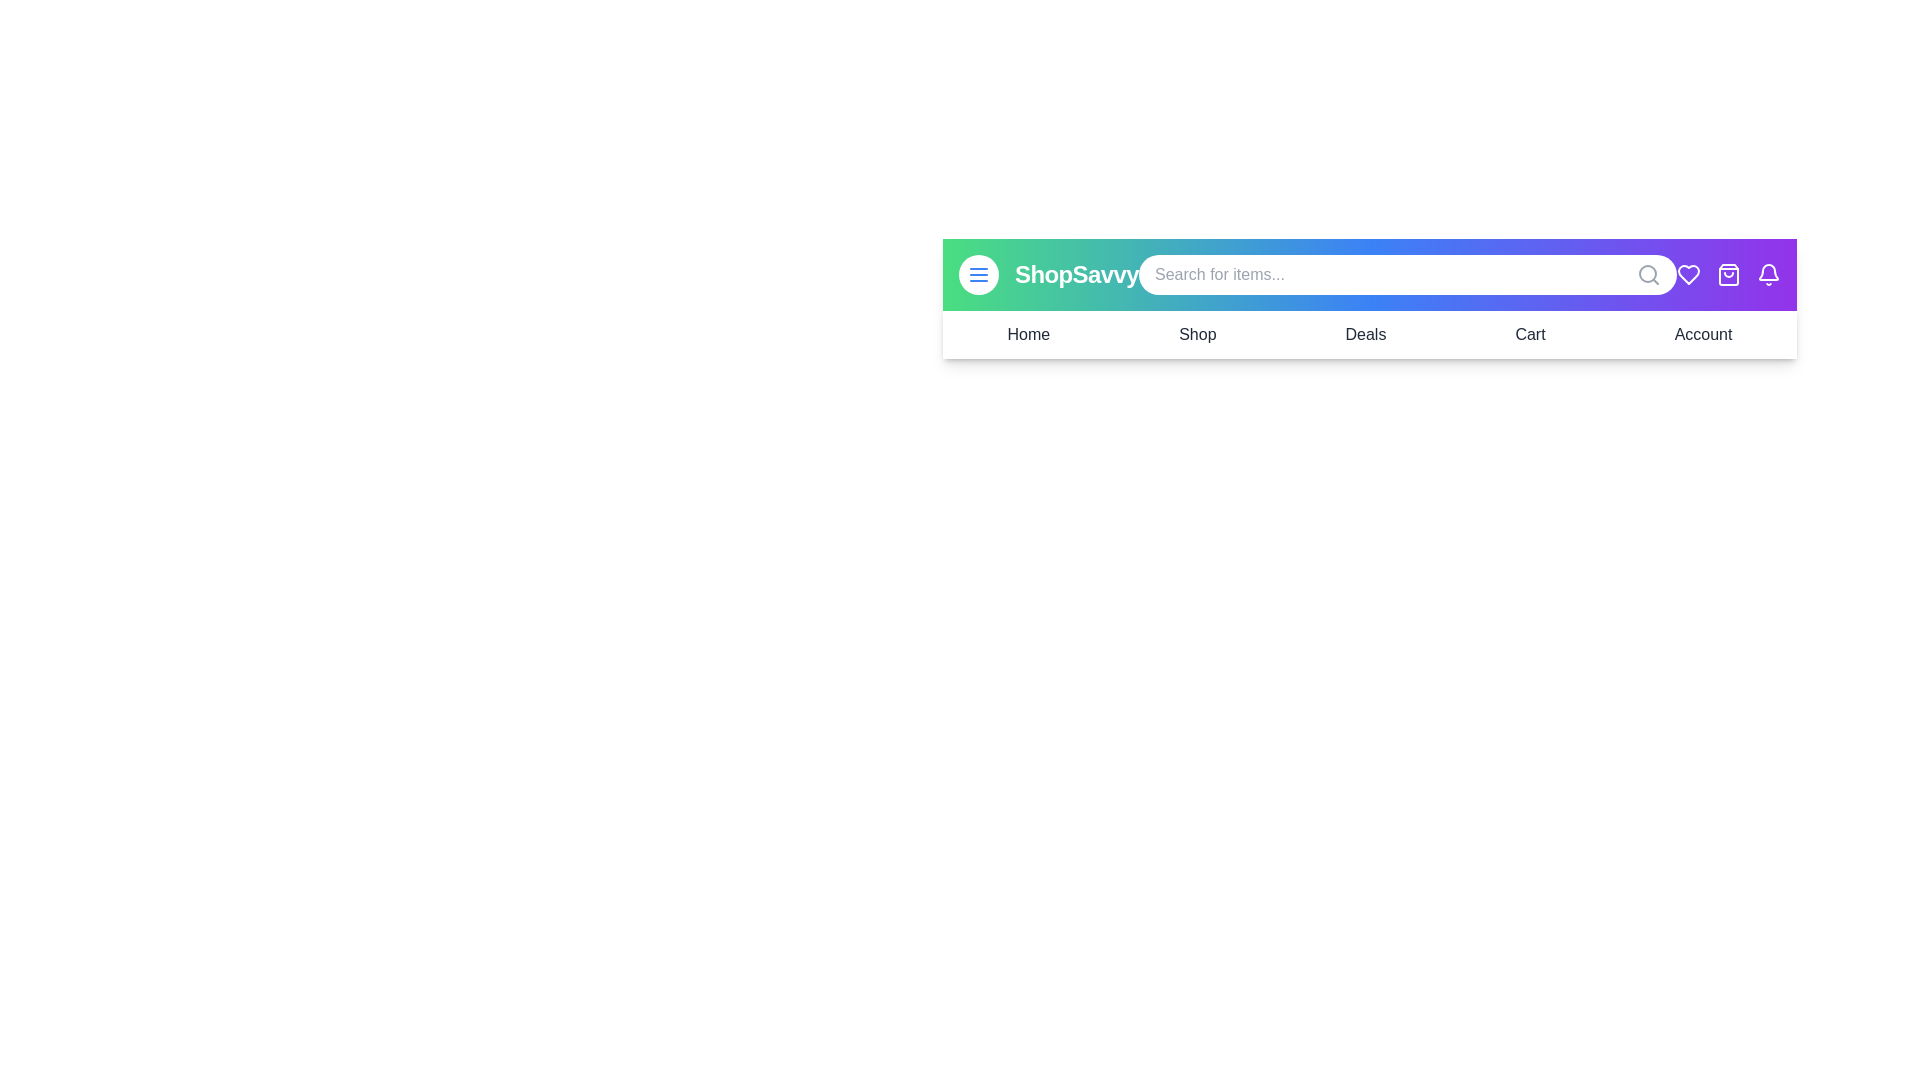 The height and width of the screenshot is (1080, 1920). Describe the element at coordinates (1702, 334) in the screenshot. I see `the Account link in the navigation bar` at that location.